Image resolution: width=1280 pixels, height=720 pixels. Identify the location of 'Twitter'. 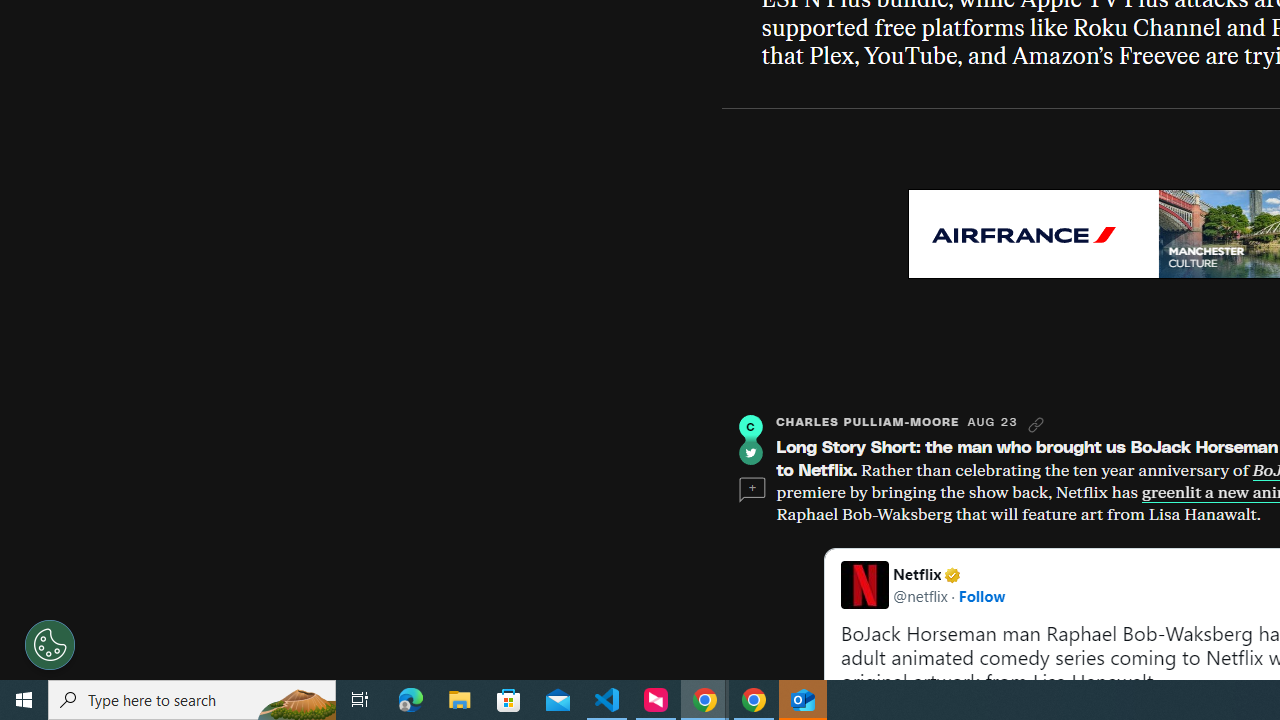
(749, 453).